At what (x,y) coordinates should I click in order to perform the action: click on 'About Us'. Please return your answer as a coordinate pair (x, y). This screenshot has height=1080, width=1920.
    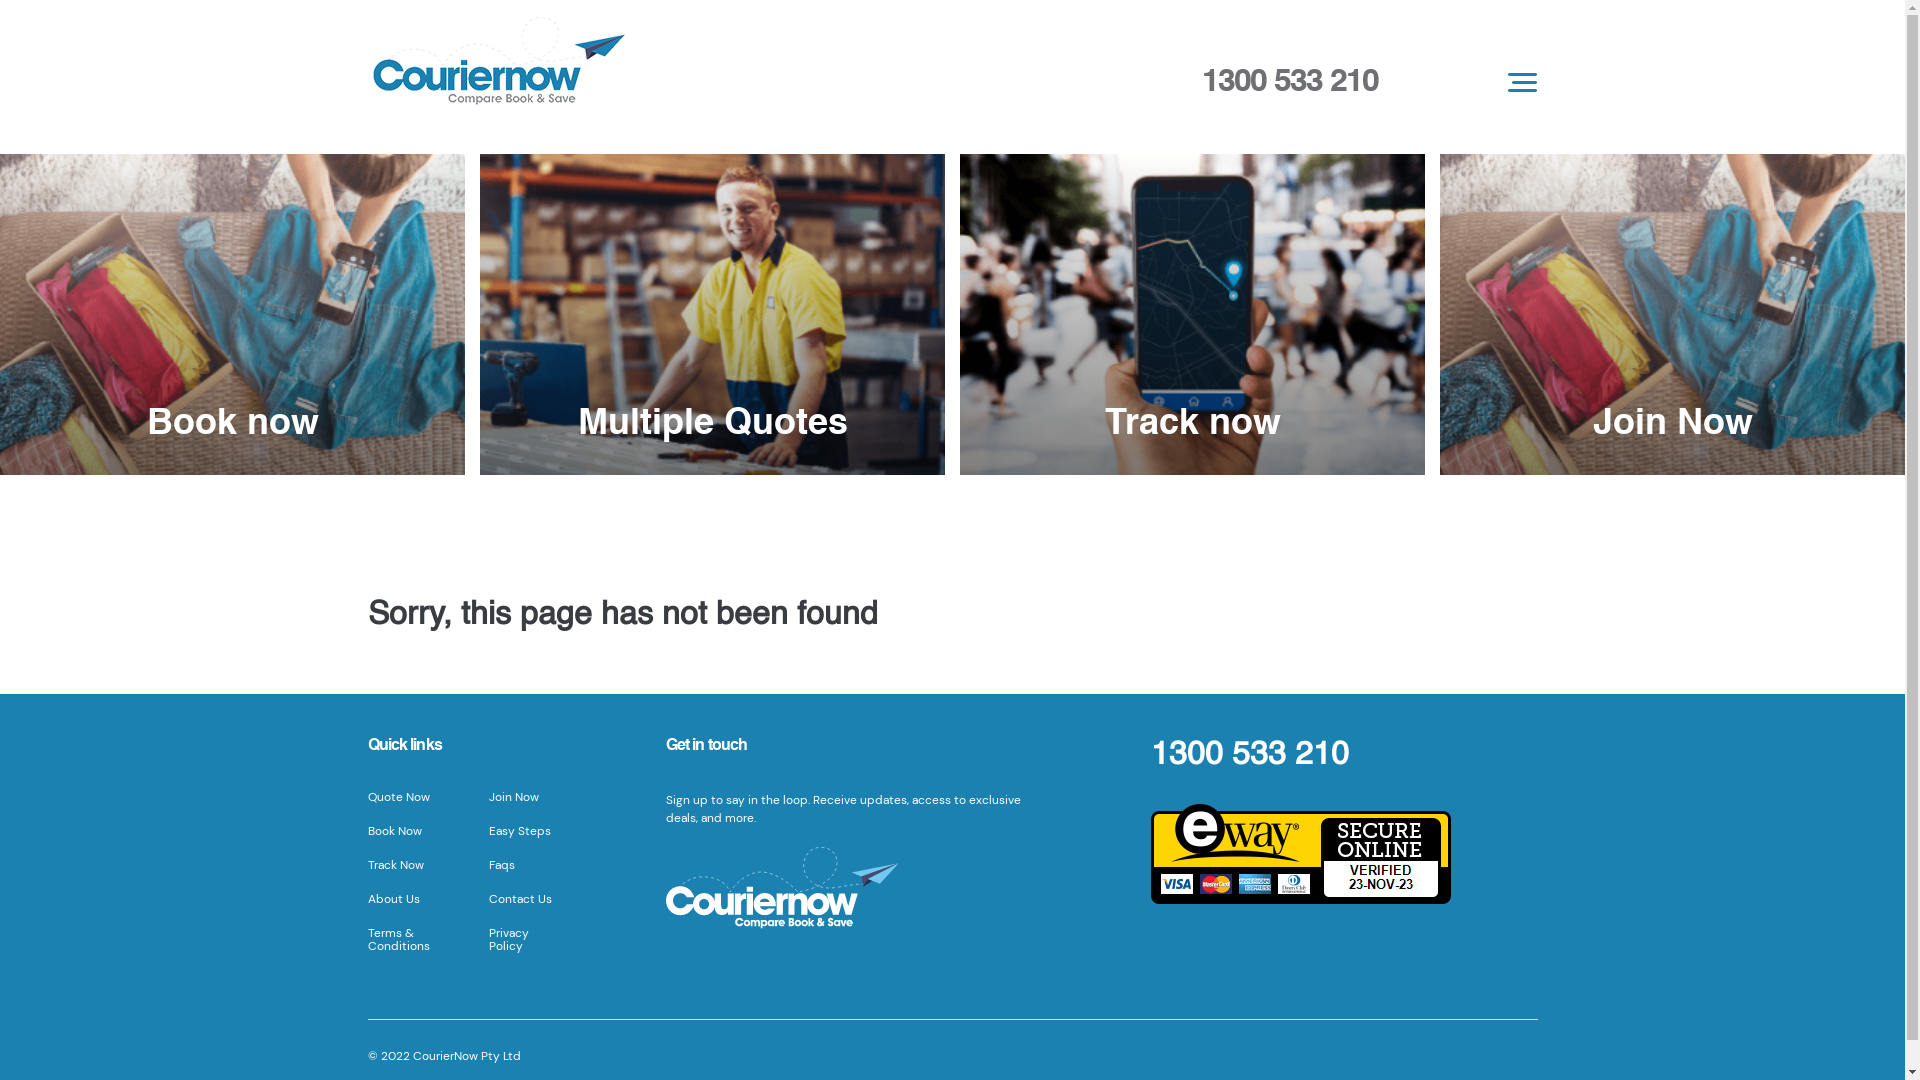
    Looking at the image, I should click on (368, 897).